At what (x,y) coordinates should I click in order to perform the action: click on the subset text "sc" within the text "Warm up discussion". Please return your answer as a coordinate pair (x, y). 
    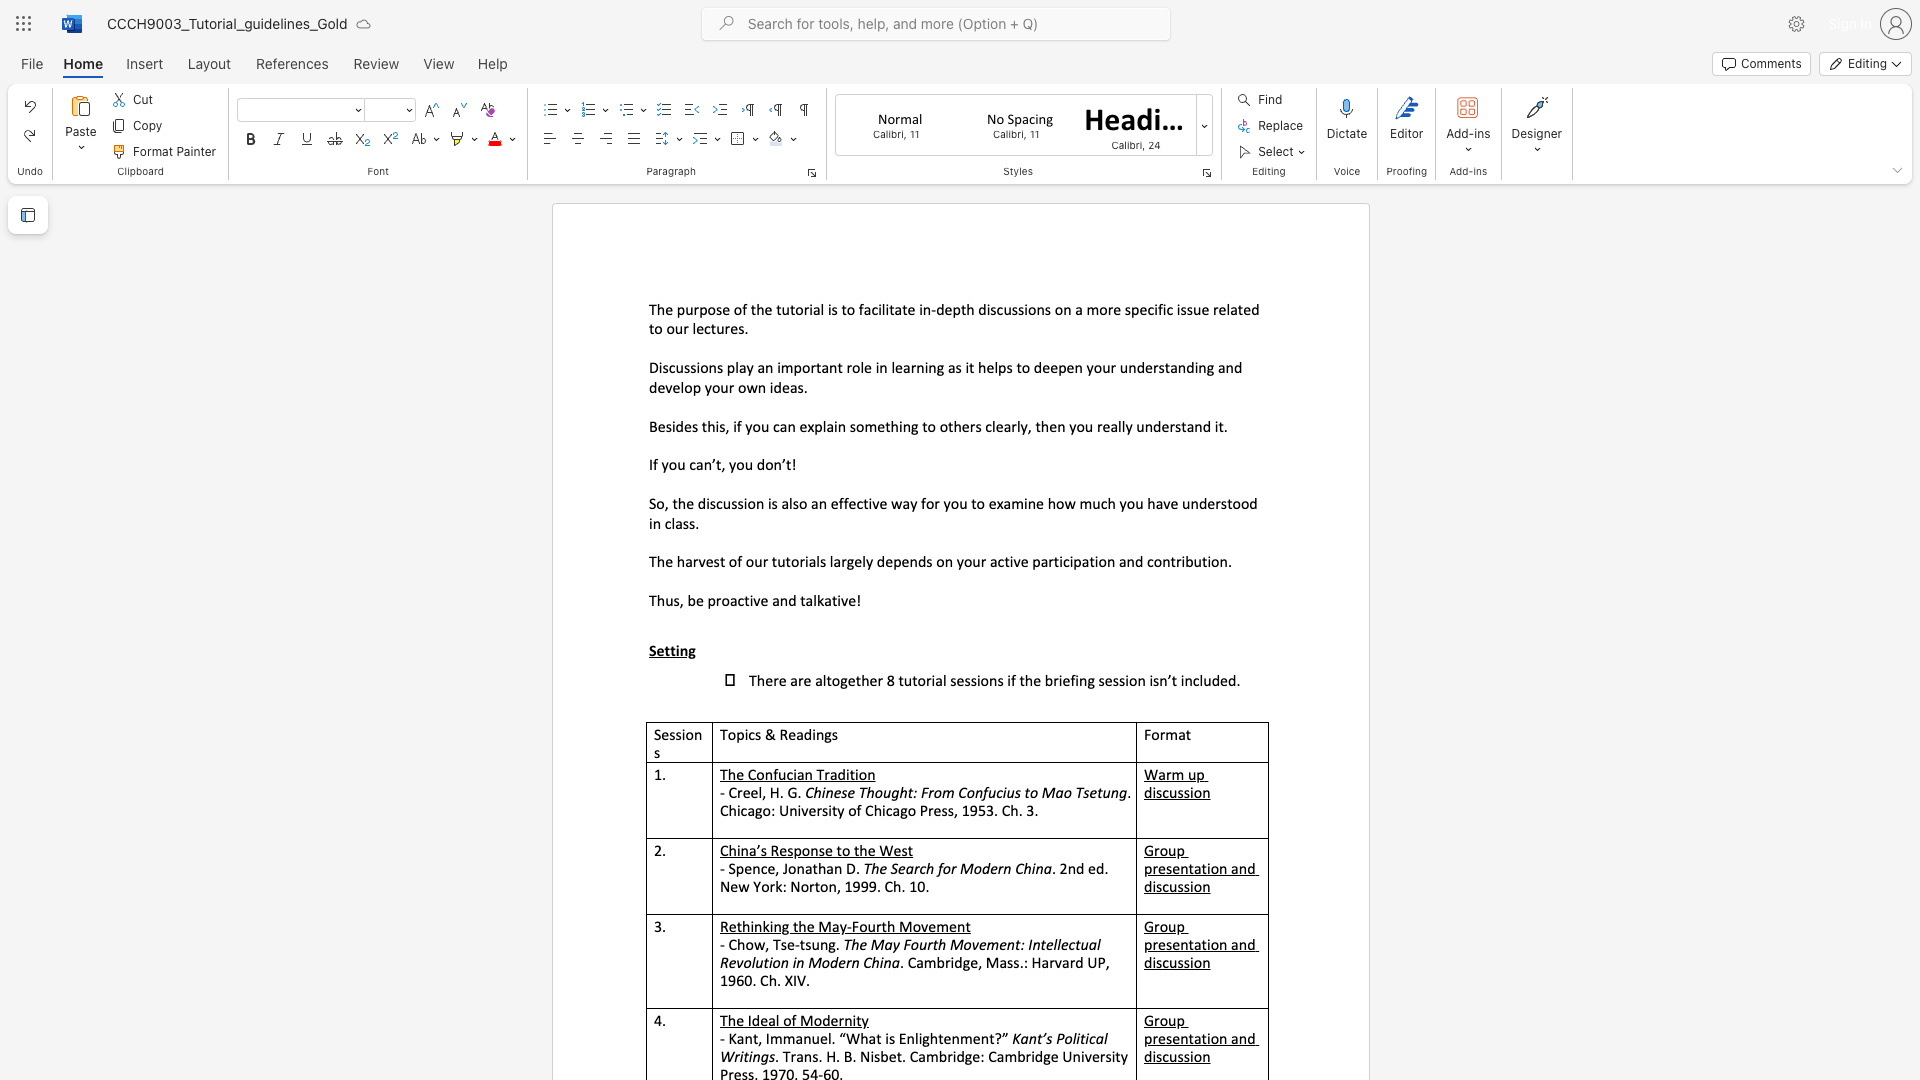
    Looking at the image, I should click on (1156, 791).